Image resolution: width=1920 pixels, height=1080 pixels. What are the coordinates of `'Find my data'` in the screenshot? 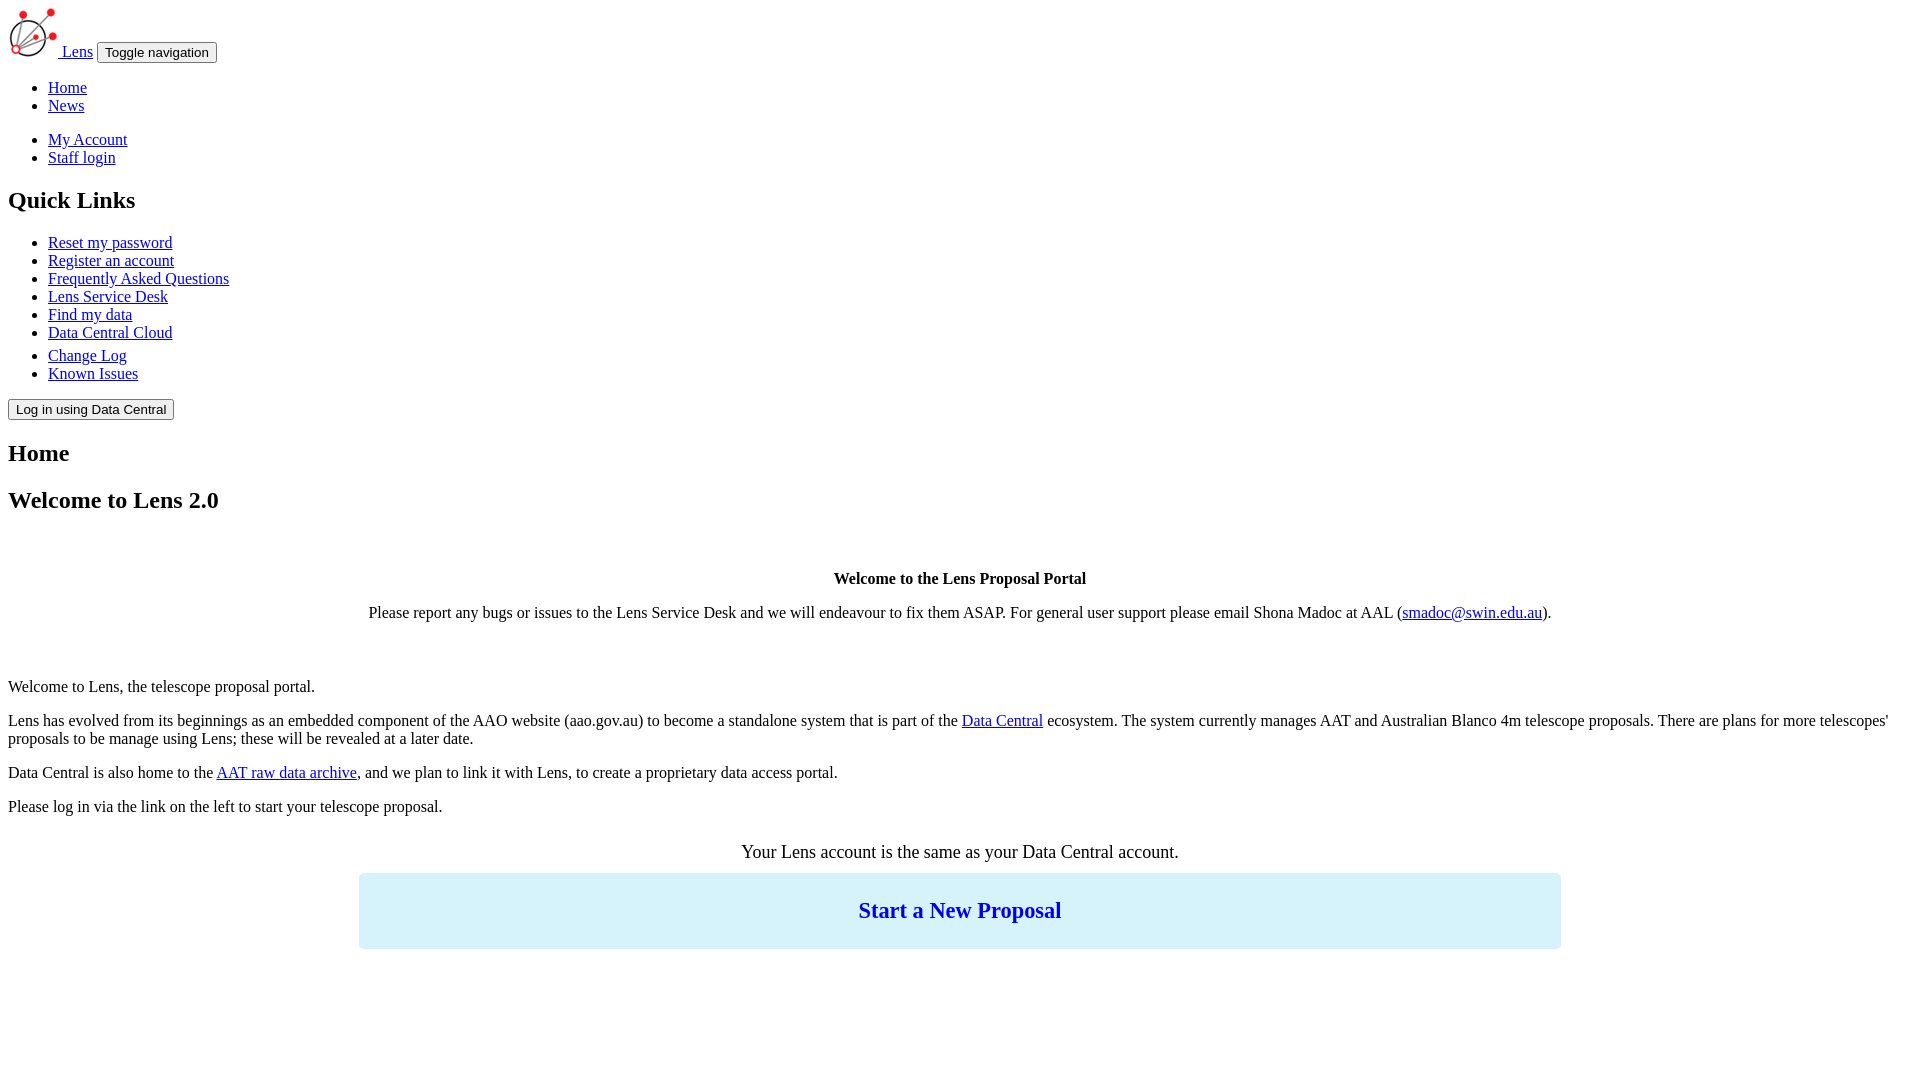 It's located at (48, 314).